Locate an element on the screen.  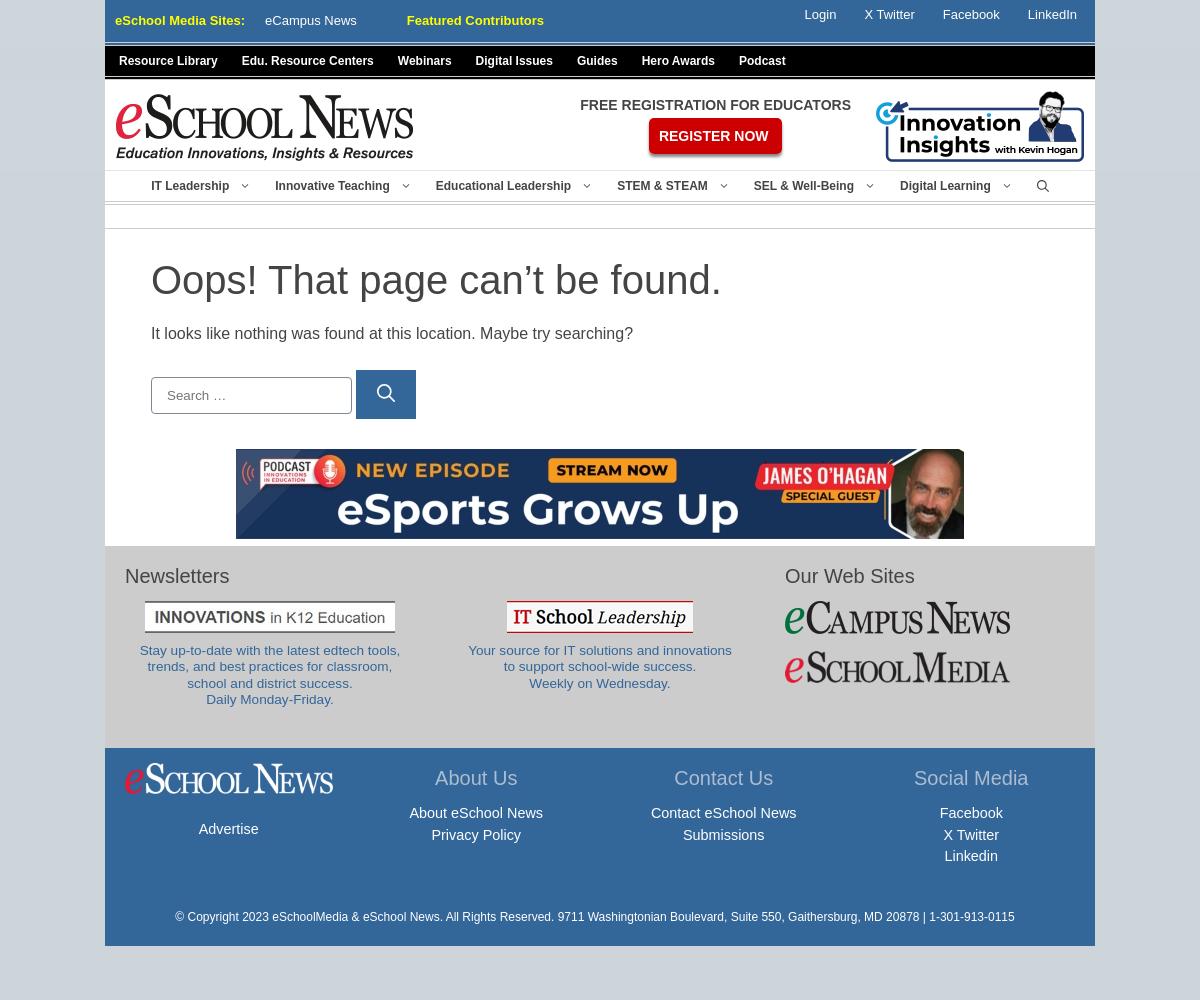
'STEM & STEAM' is located at coordinates (662, 186).